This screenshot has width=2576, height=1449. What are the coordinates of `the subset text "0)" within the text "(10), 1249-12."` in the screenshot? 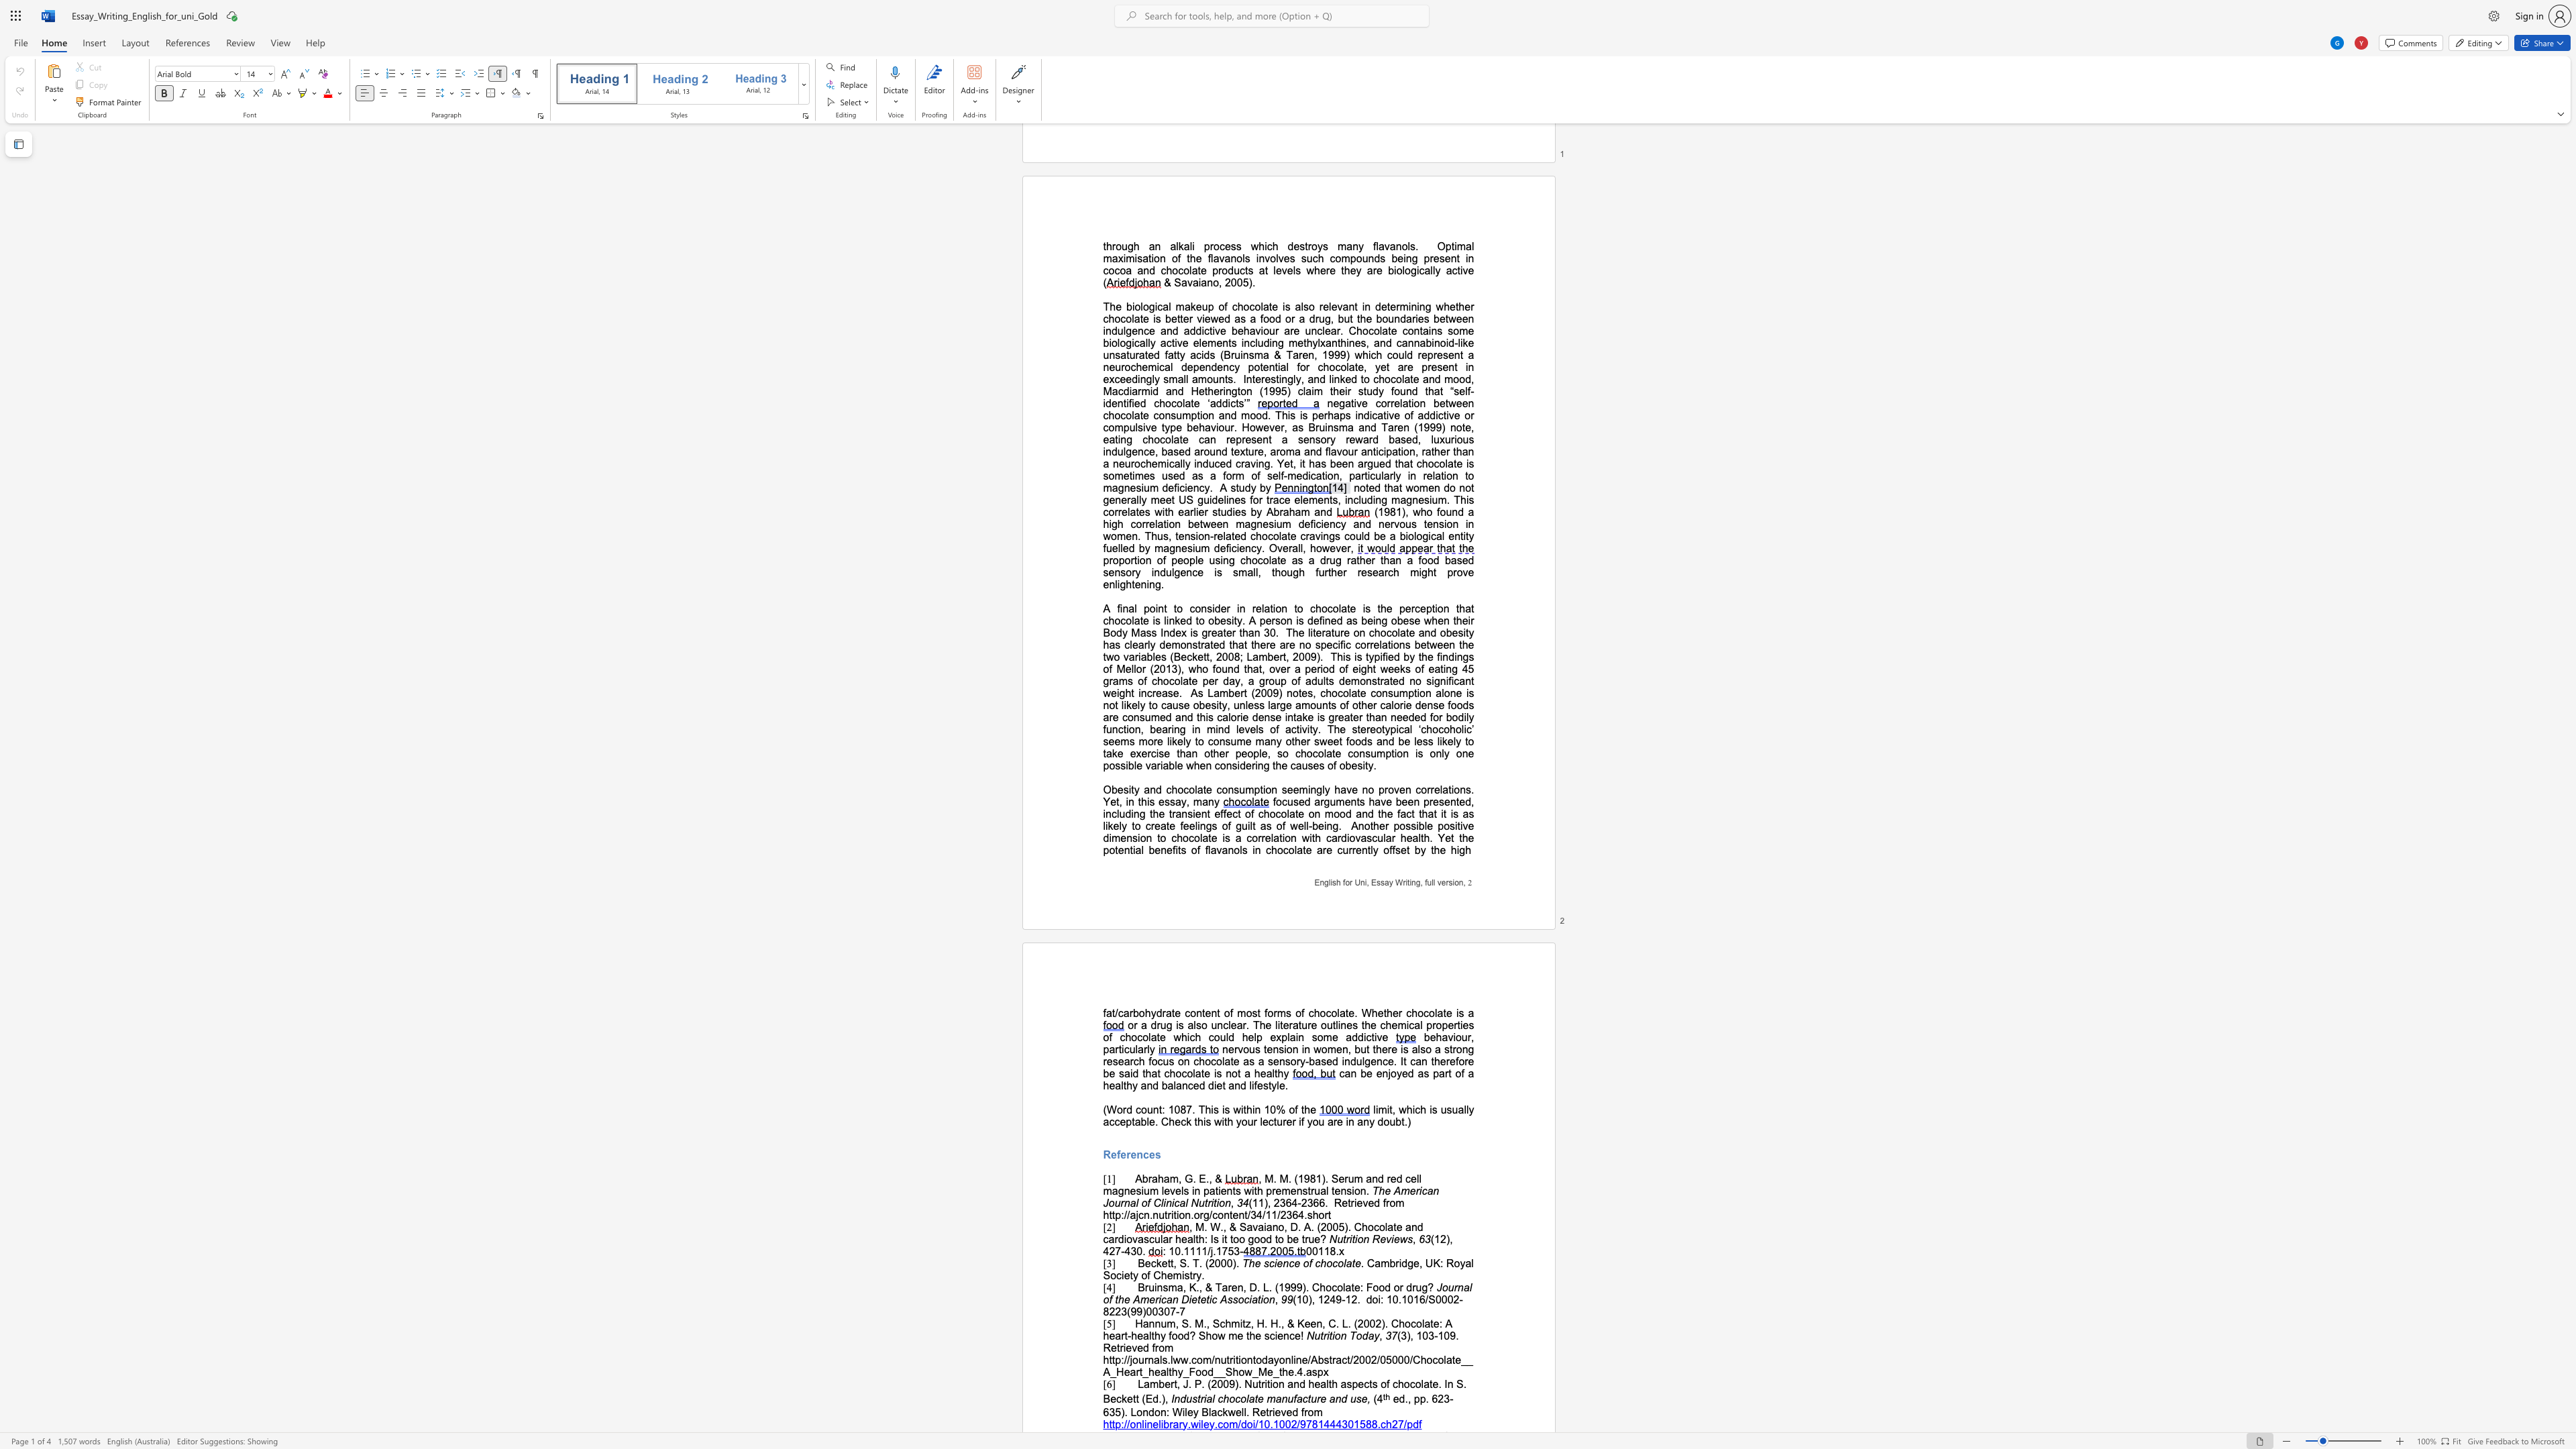 It's located at (1301, 1299).